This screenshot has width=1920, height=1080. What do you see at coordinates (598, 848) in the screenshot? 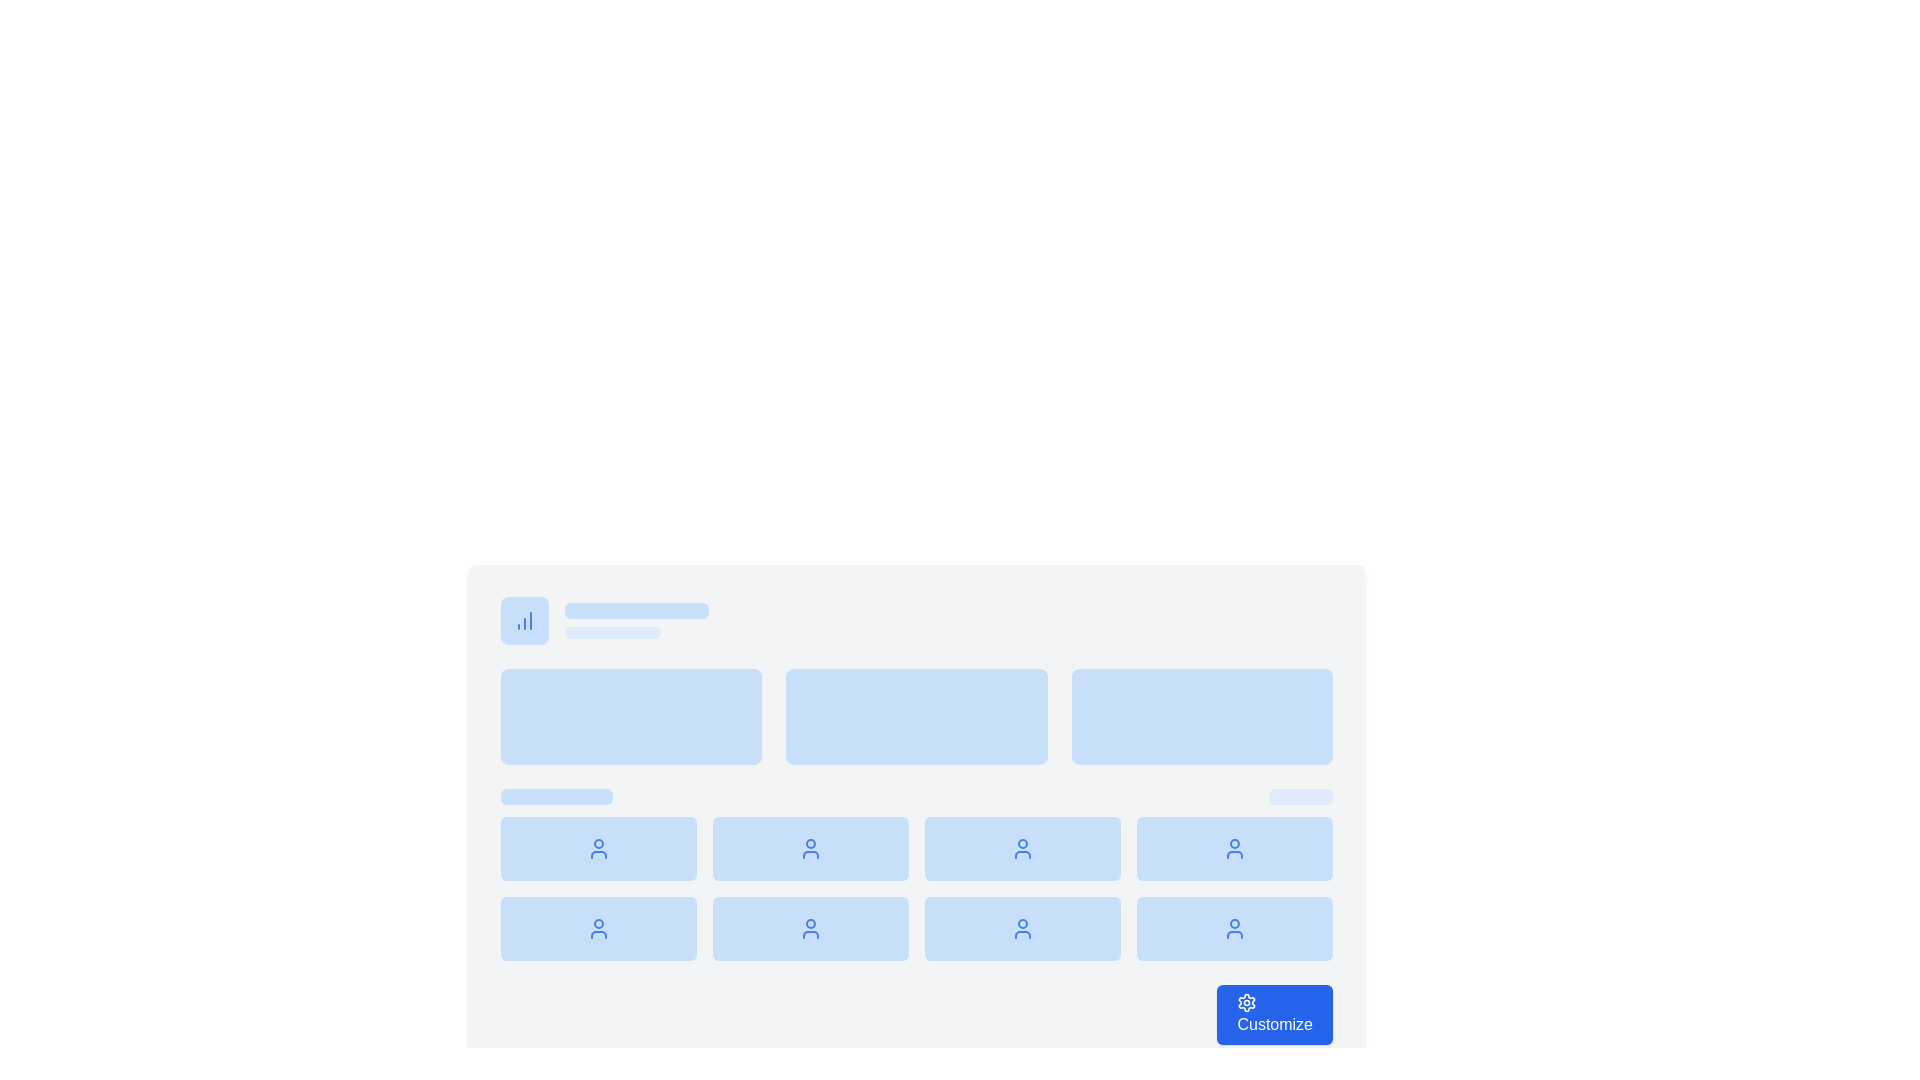
I see `the user profile icon, which is a minimalistic outline of a person in blue, located in the top-left cell of the second row of a grid of icons` at bounding box center [598, 848].